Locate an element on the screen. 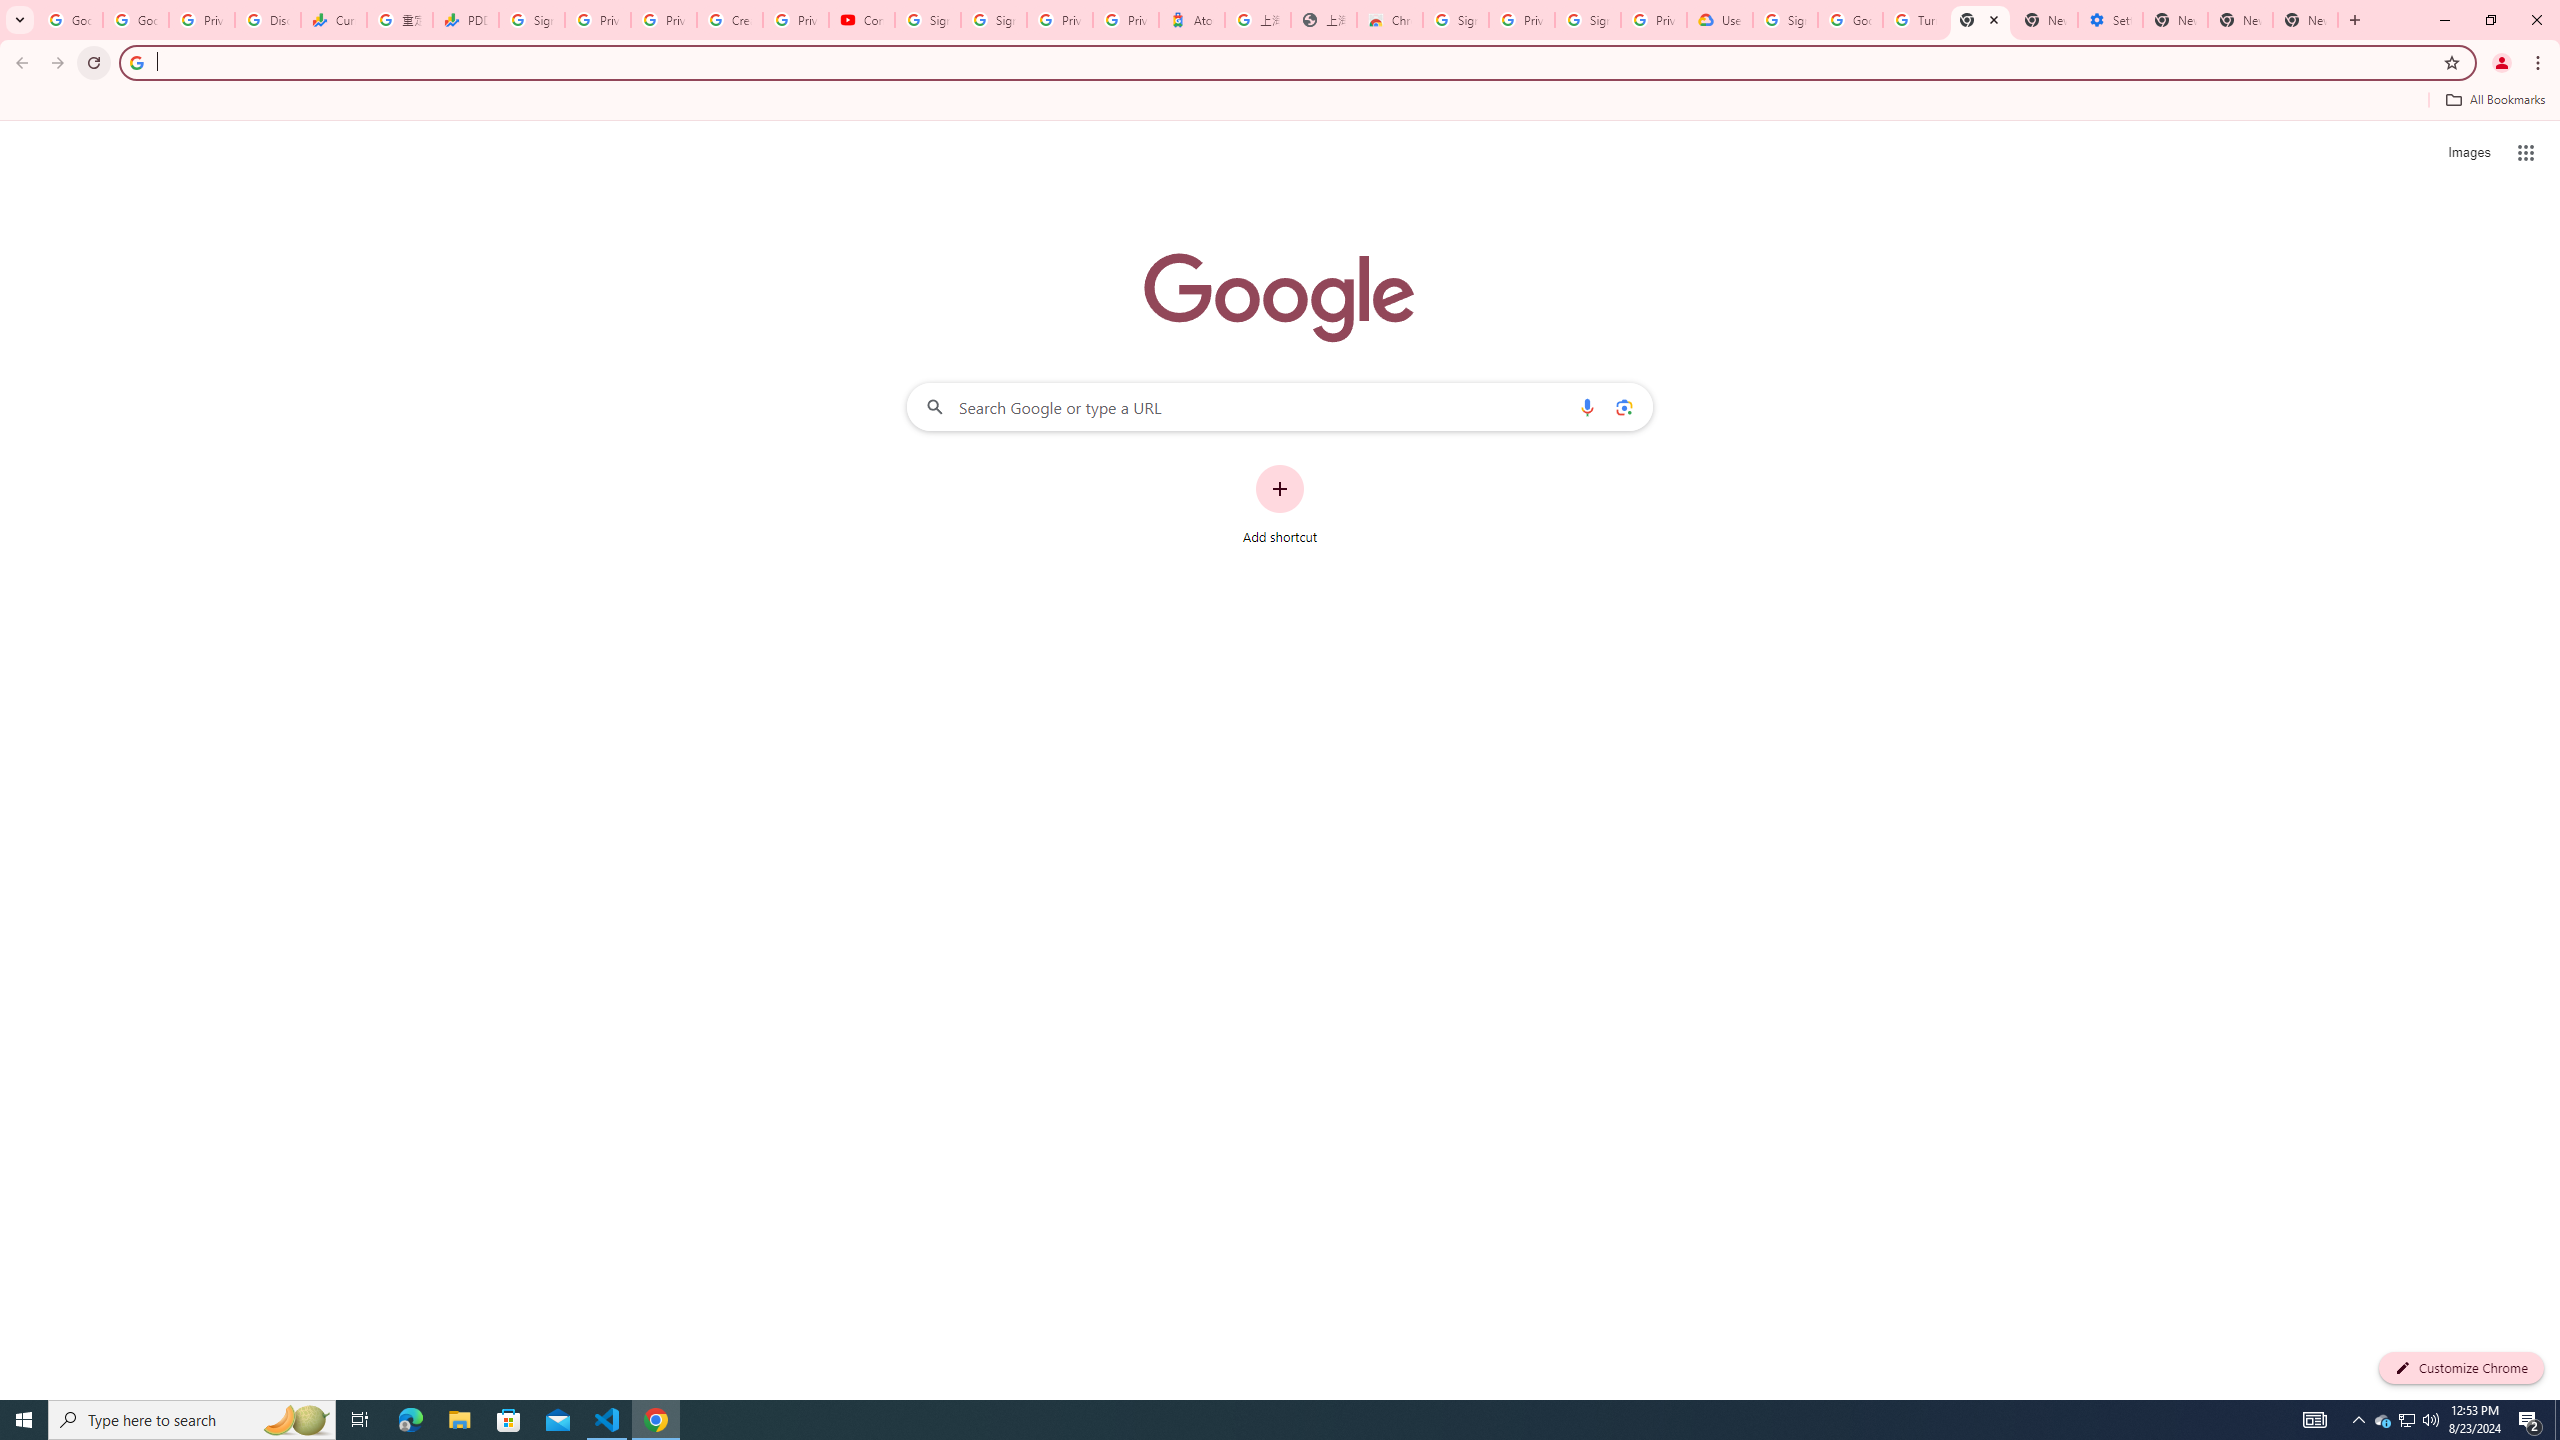 This screenshot has height=1440, width=2560. 'Add shortcut' is located at coordinates (1280, 505).